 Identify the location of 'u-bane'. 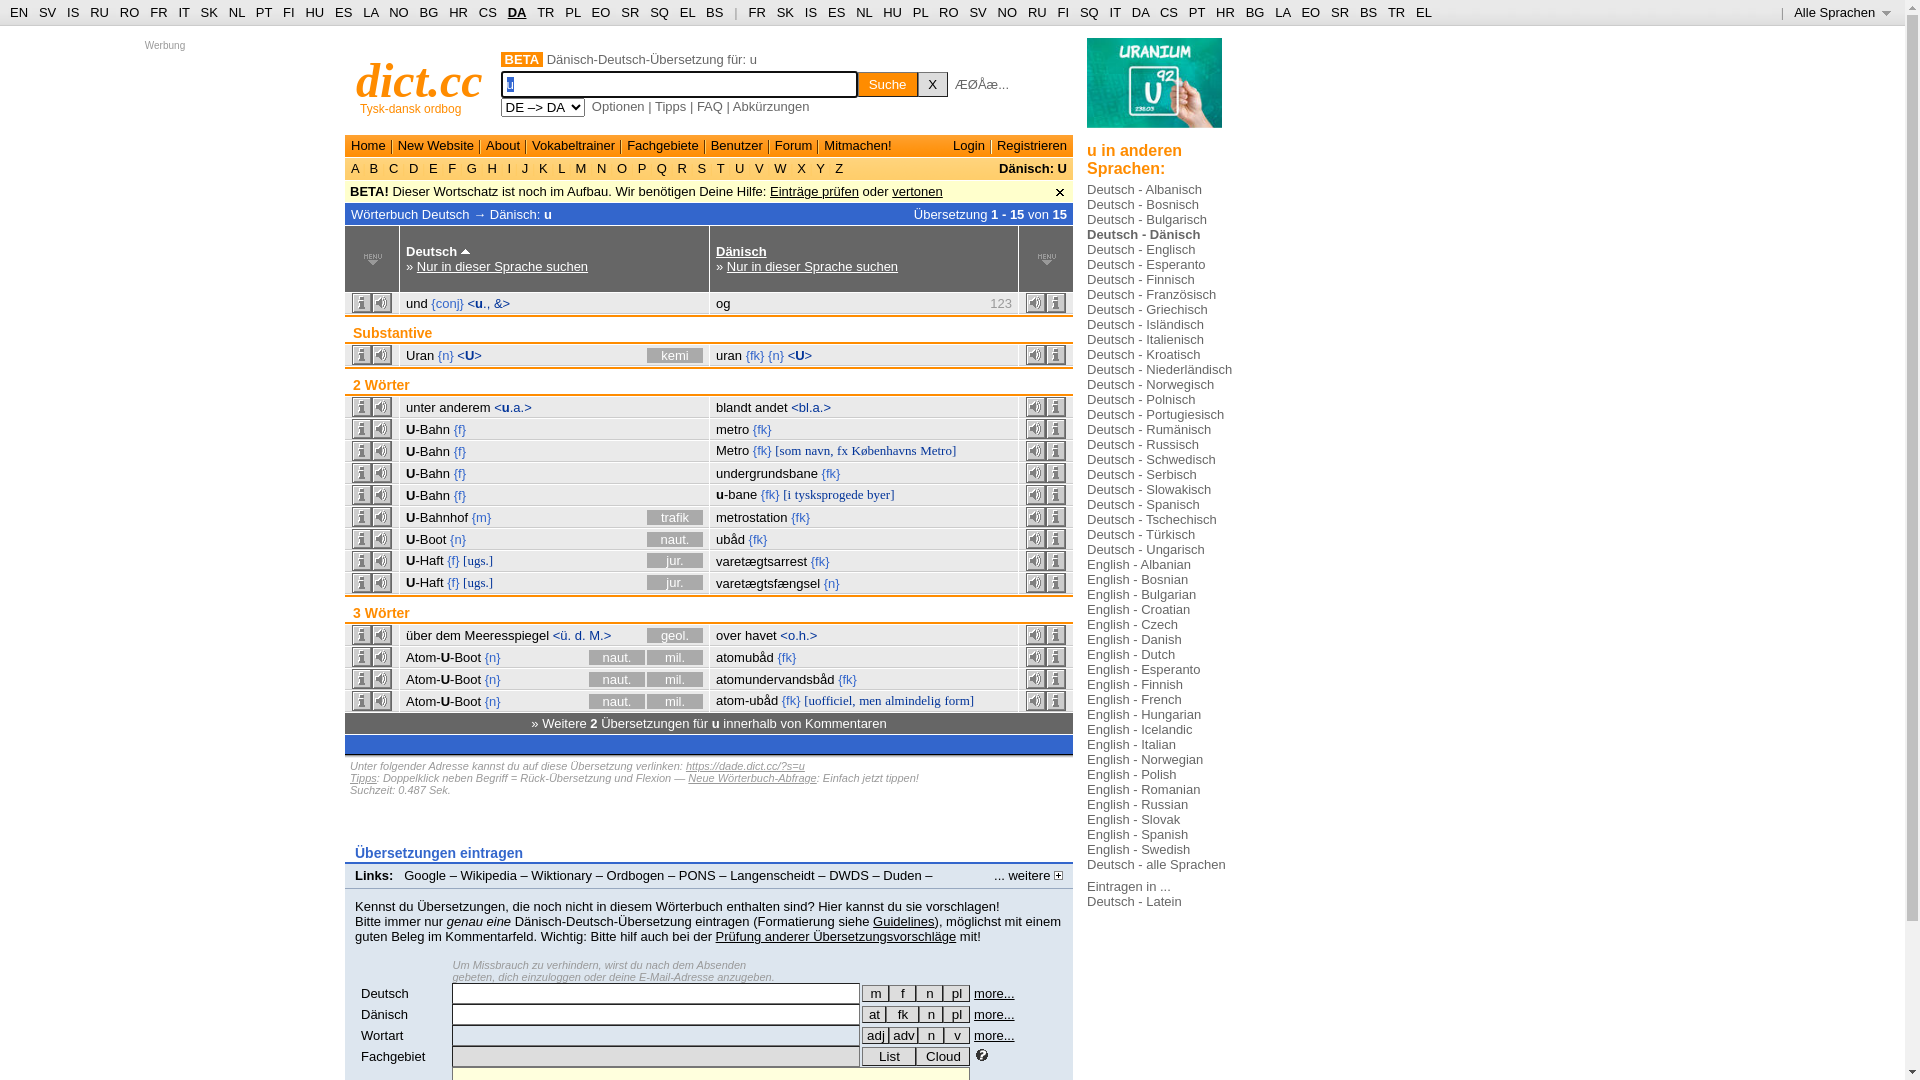
(735, 494).